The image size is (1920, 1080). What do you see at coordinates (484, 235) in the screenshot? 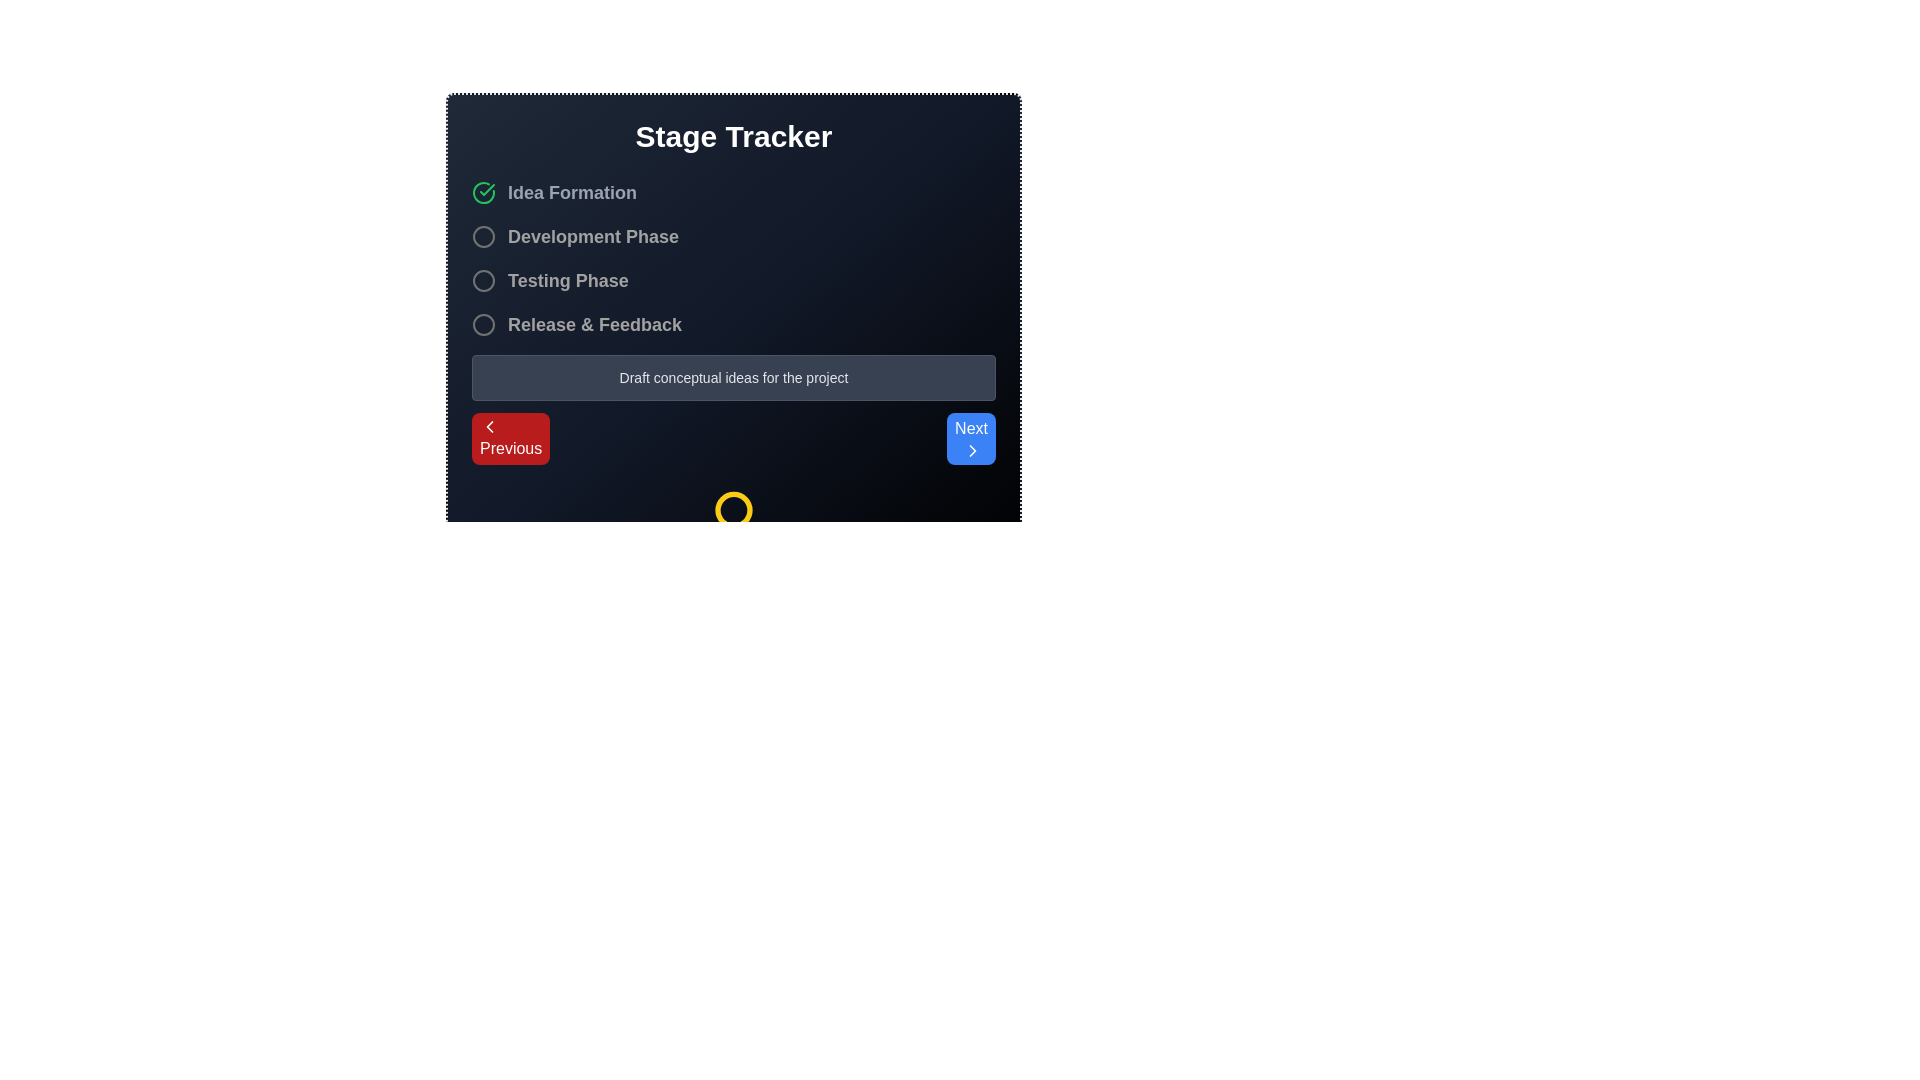
I see `the unfilled circular graphic element, which is the second indicator in the vertical sequence located to the left of the 'Development Phase' text` at bounding box center [484, 235].